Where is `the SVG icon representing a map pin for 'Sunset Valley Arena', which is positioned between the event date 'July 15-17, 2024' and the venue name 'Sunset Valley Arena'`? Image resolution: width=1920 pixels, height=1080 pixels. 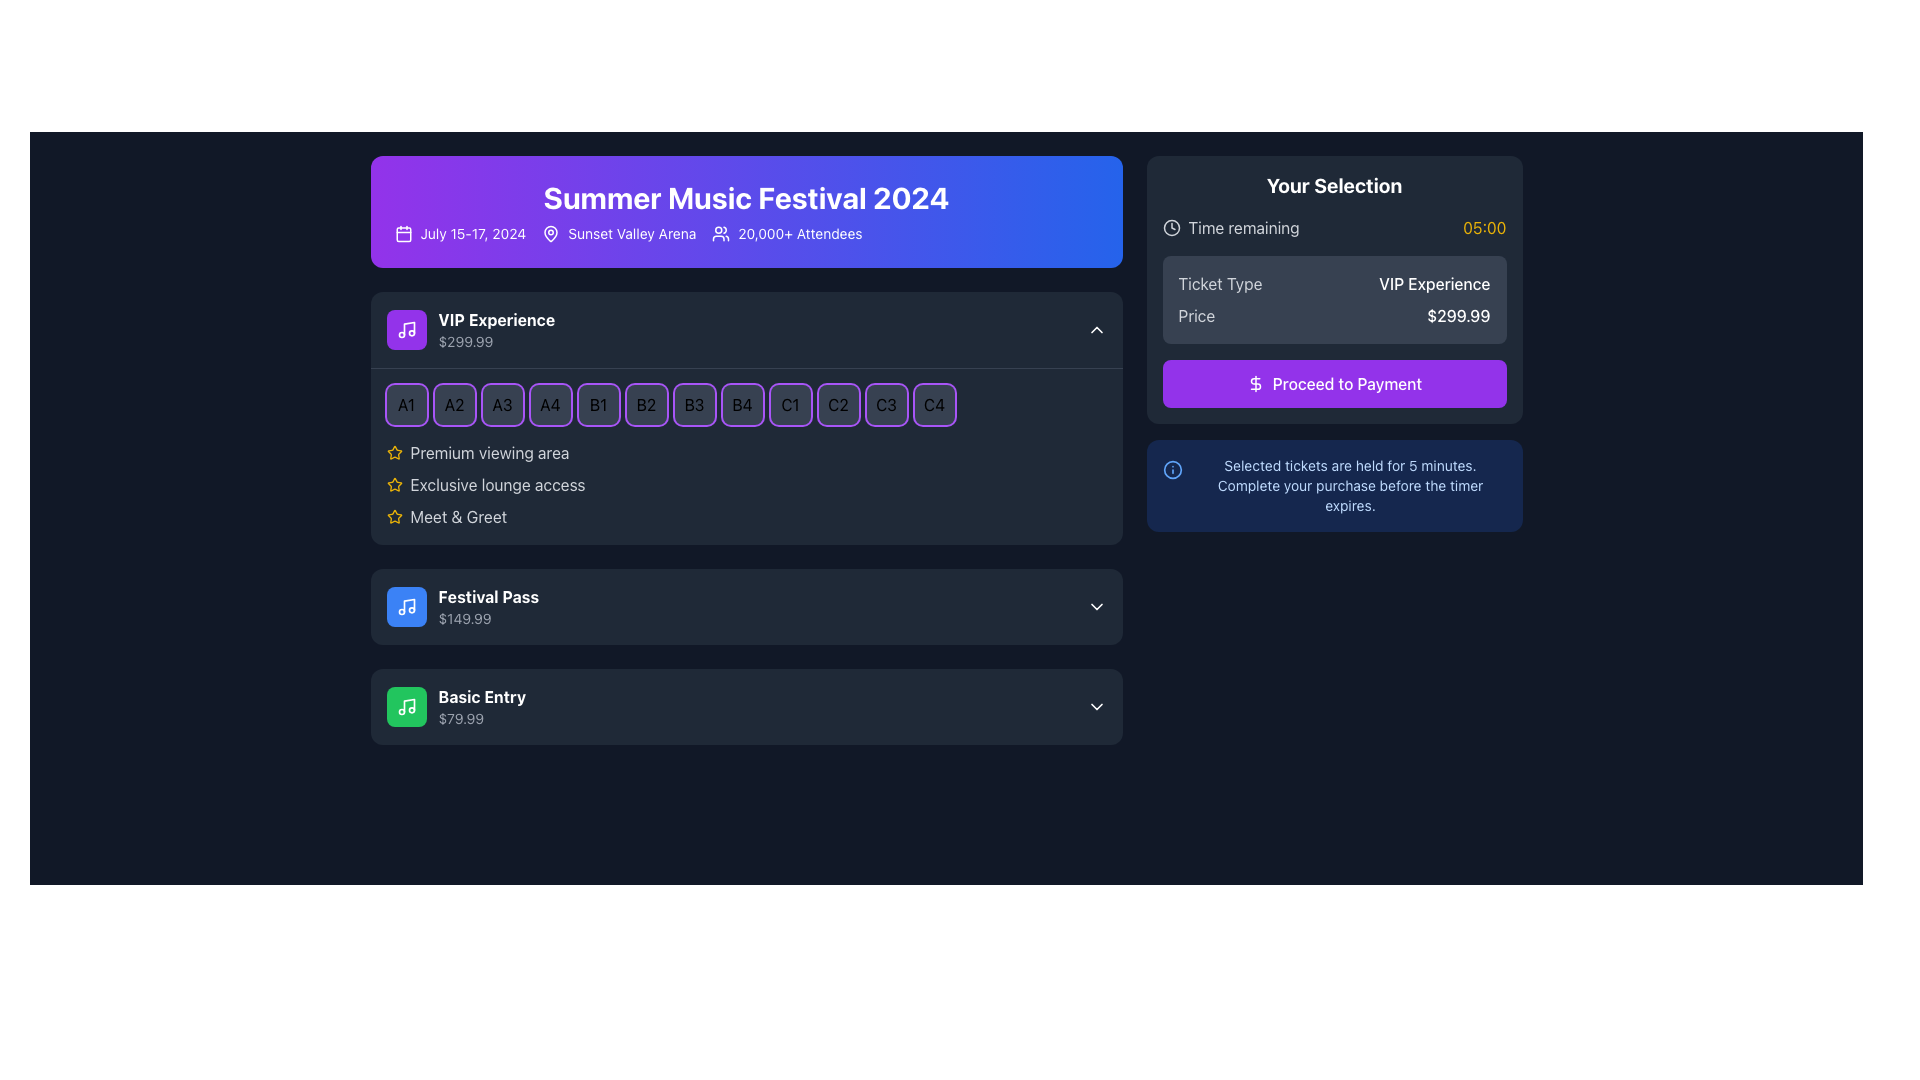 the SVG icon representing a map pin for 'Sunset Valley Arena', which is positioned between the event date 'July 15-17, 2024' and the venue name 'Sunset Valley Arena' is located at coordinates (551, 233).